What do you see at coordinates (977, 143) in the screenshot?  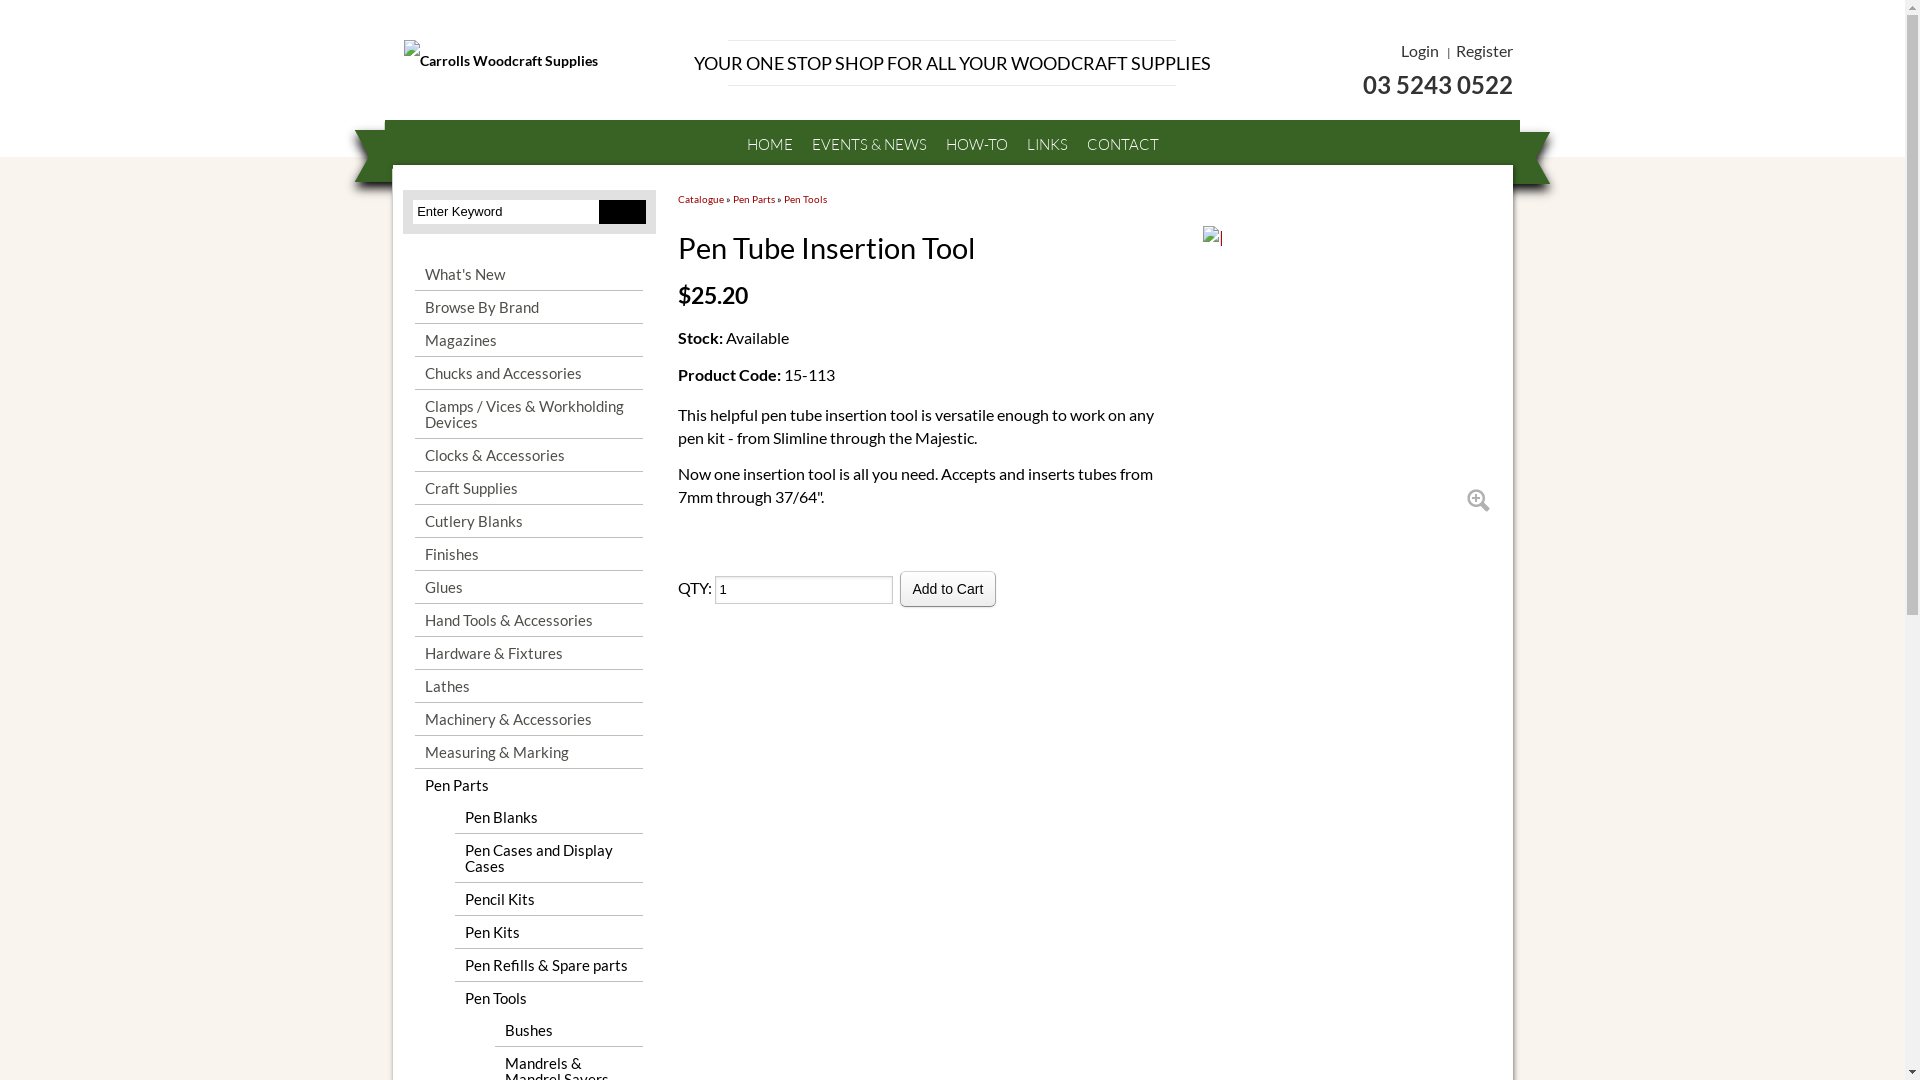 I see `'HOW-TO'` at bounding box center [977, 143].